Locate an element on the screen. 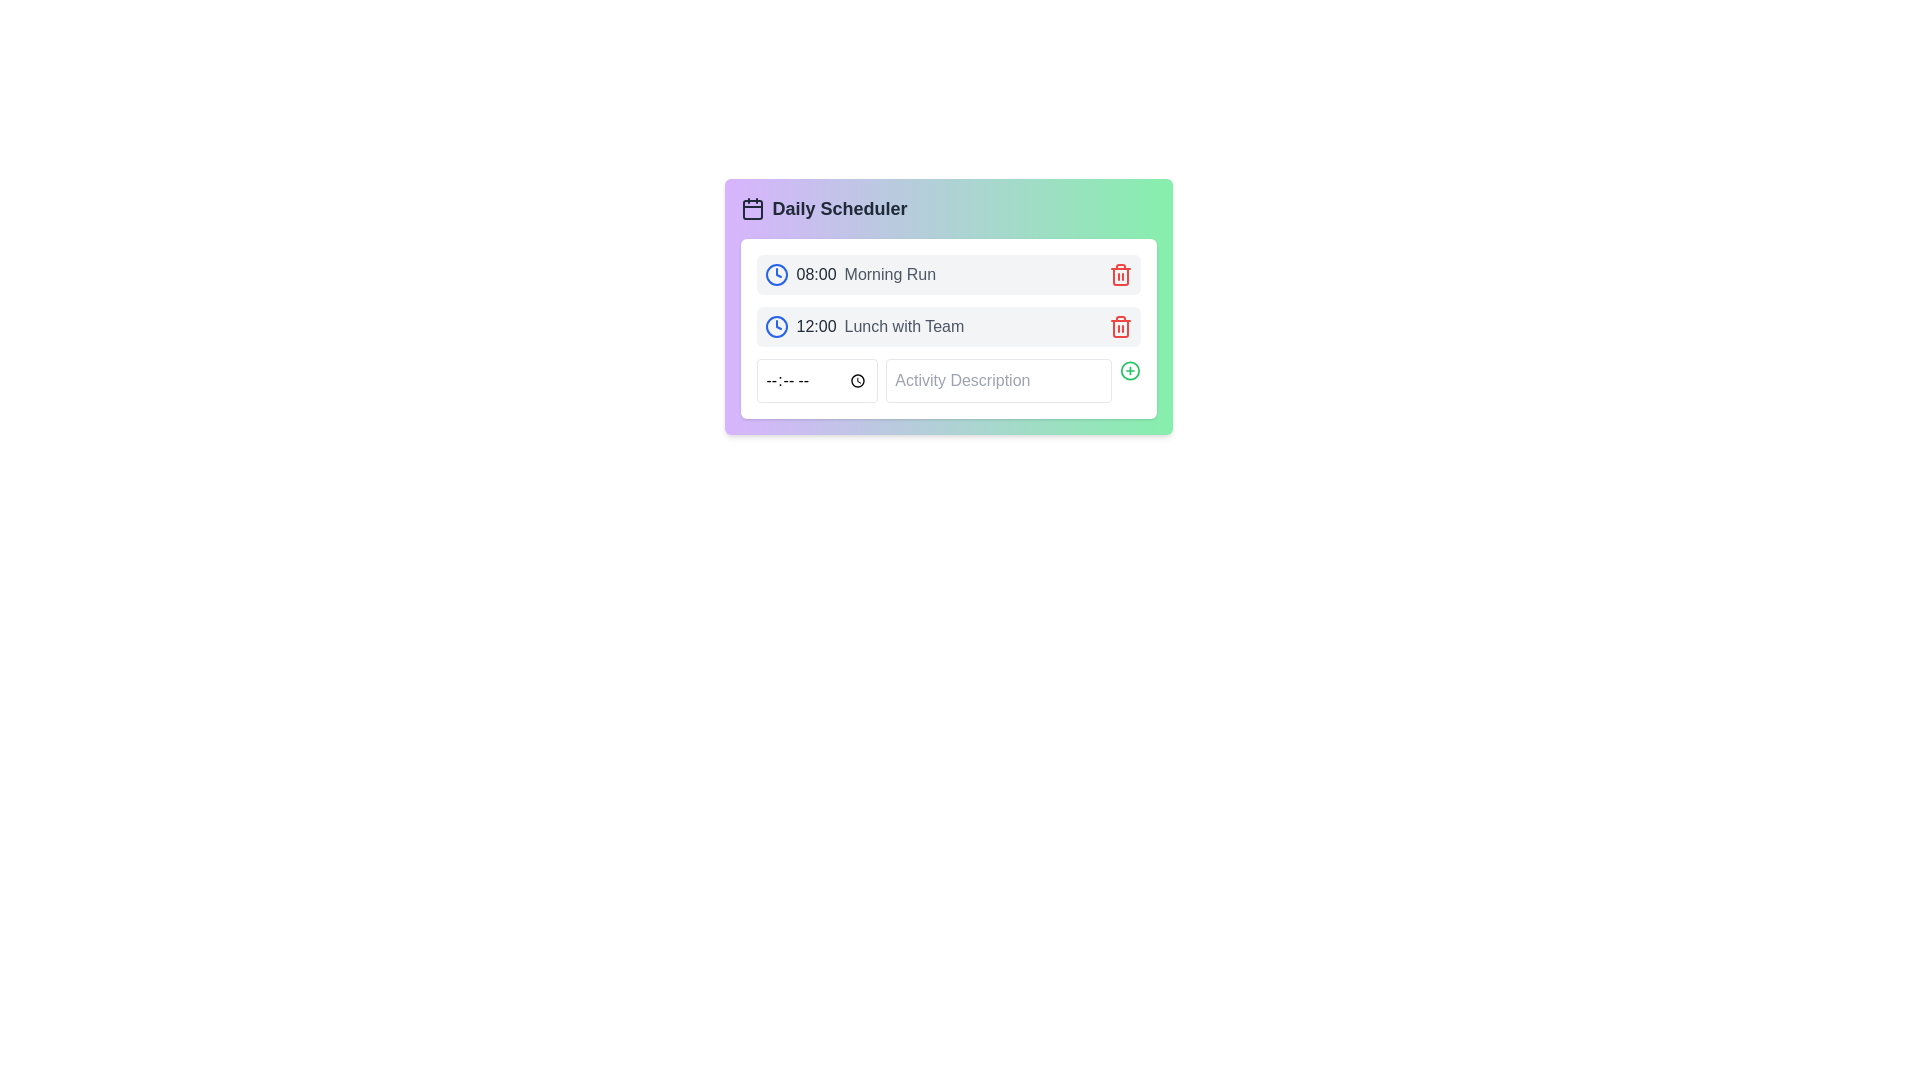  the time icon representing the event '12:00 Lunch with Team', which is the leftmost element in the row indicating the scheduled activity is located at coordinates (775, 326).